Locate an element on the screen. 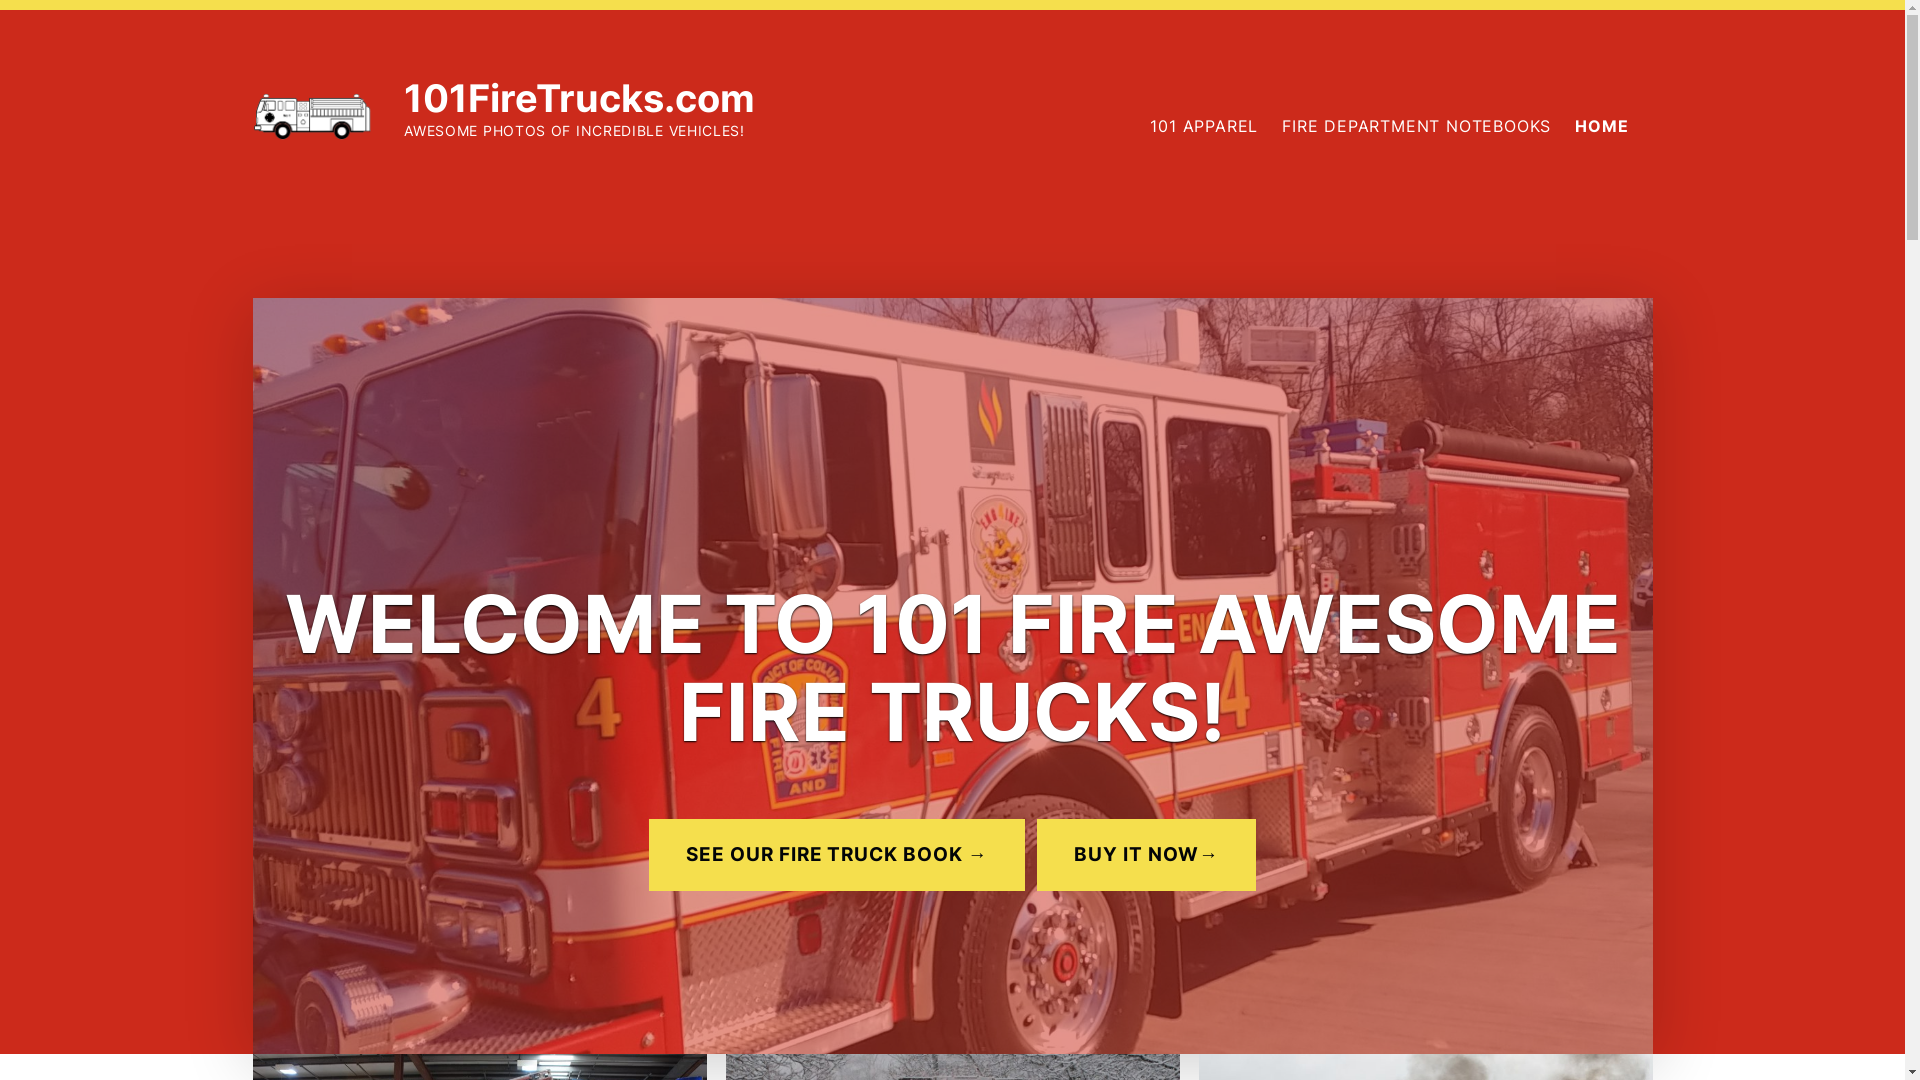  'FIRE DEPARTMENT NOTEBOOKS' is located at coordinates (1415, 127).